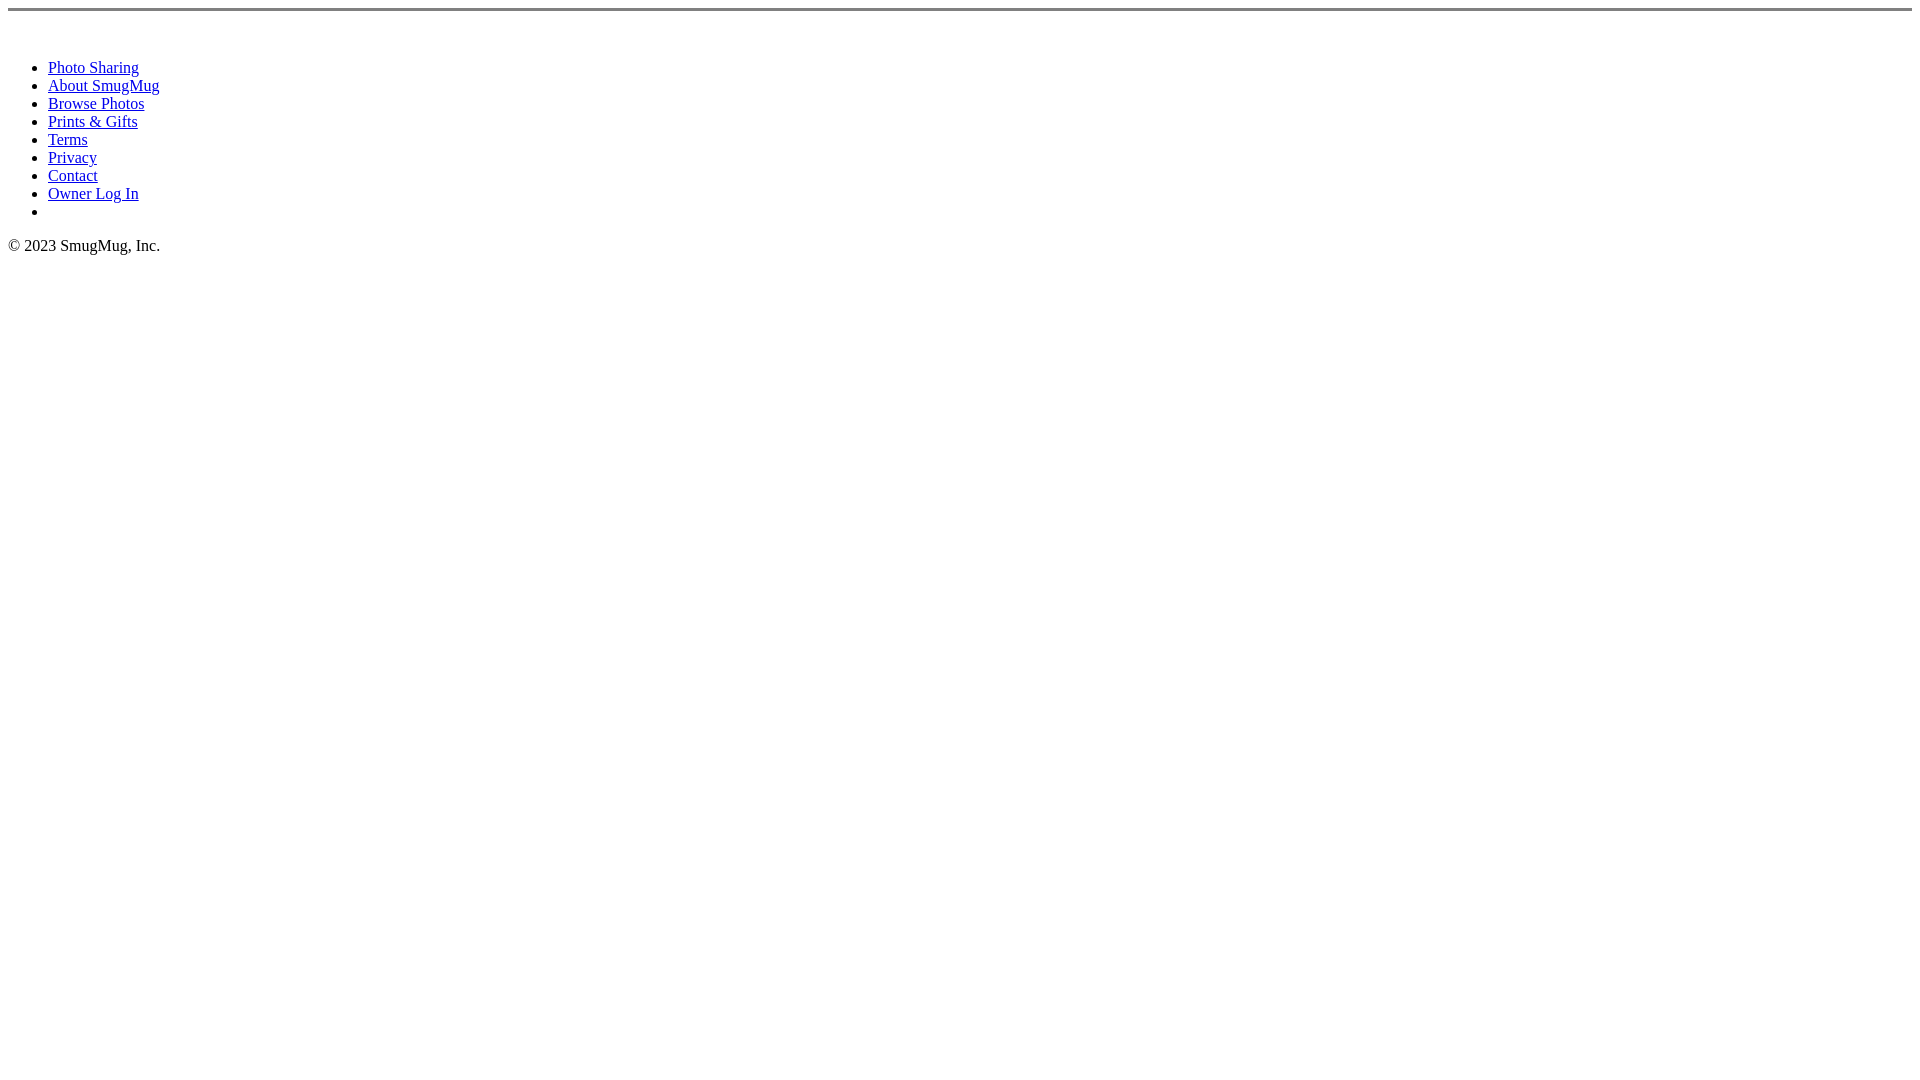 This screenshot has width=1920, height=1080. Describe the element at coordinates (91, 121) in the screenshot. I see `'Prints & Gifts'` at that location.